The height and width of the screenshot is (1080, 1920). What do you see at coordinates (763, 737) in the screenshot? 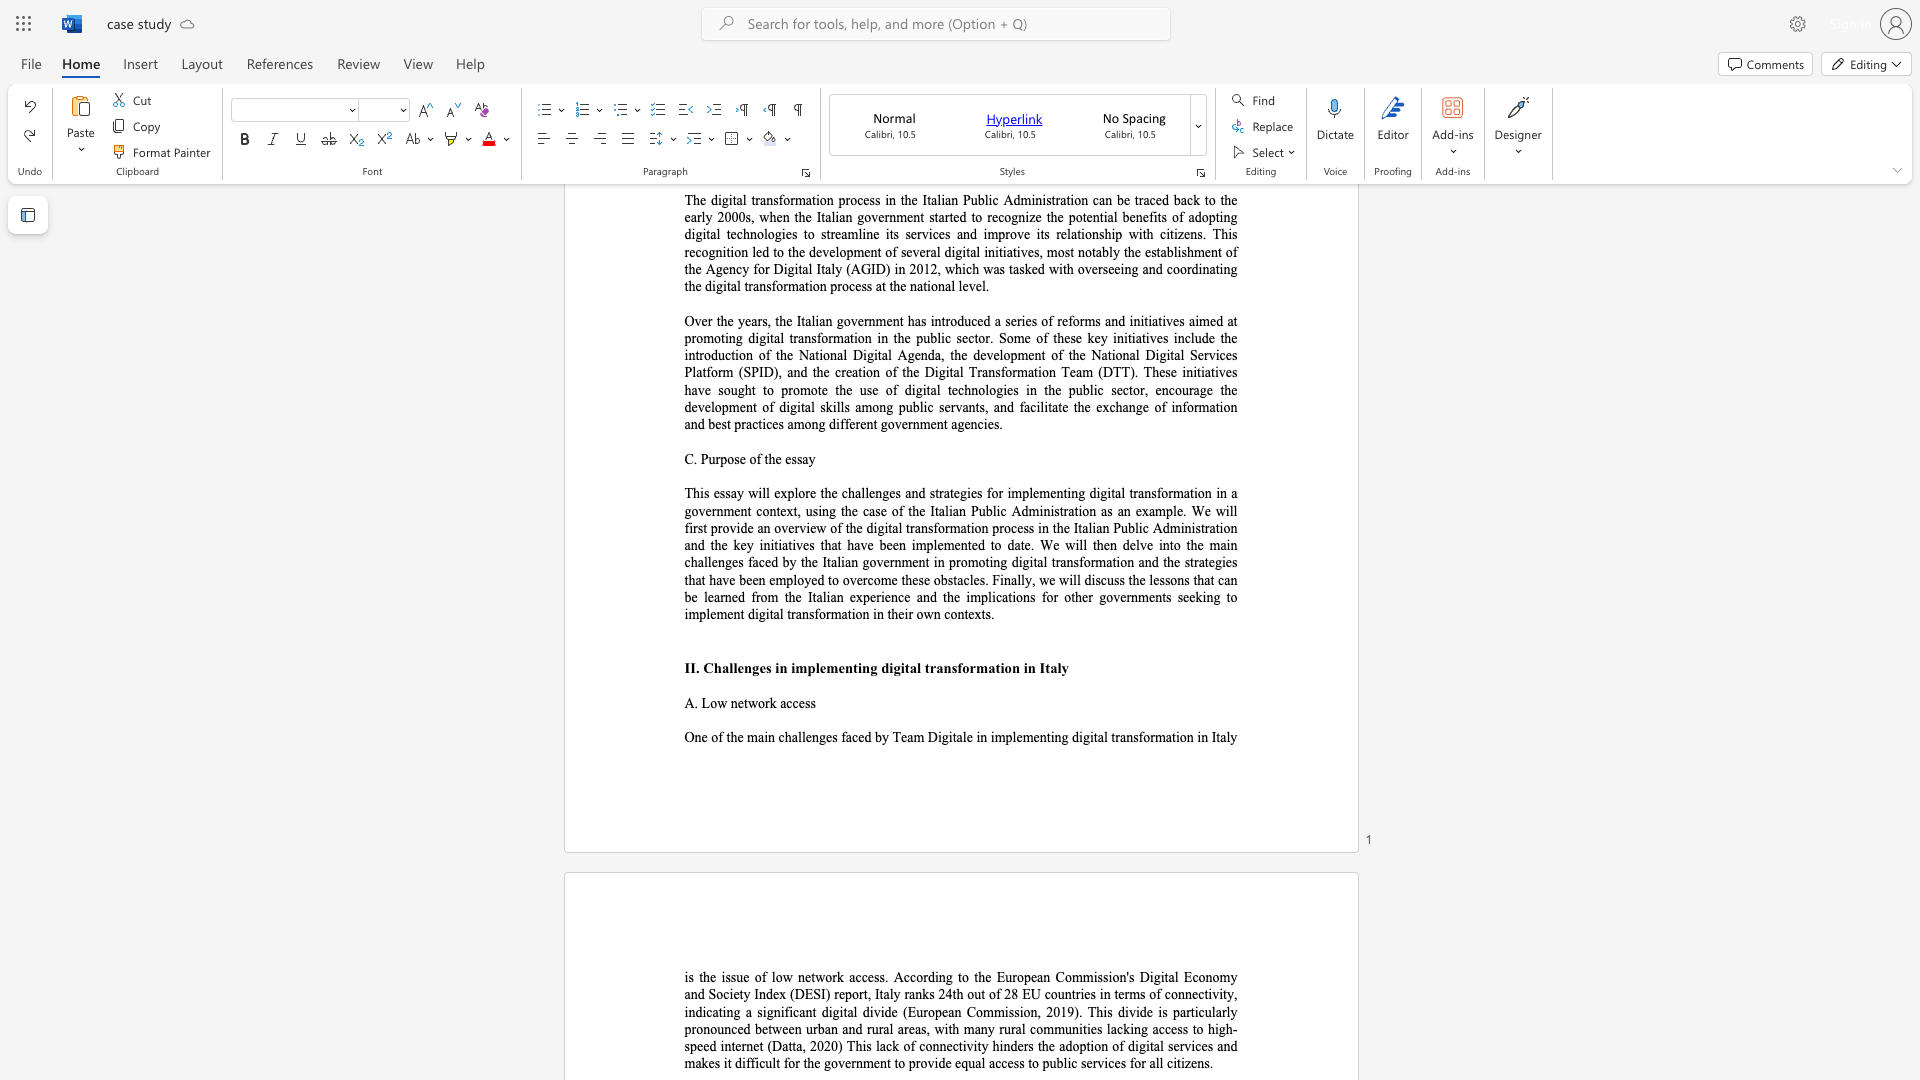
I see `the subset text "in challenges faced by Team Digitale in implementing digital transfor" within the text "One of the main challenges faced by Team Digitale in implementing digital transformation in Italy"` at bounding box center [763, 737].